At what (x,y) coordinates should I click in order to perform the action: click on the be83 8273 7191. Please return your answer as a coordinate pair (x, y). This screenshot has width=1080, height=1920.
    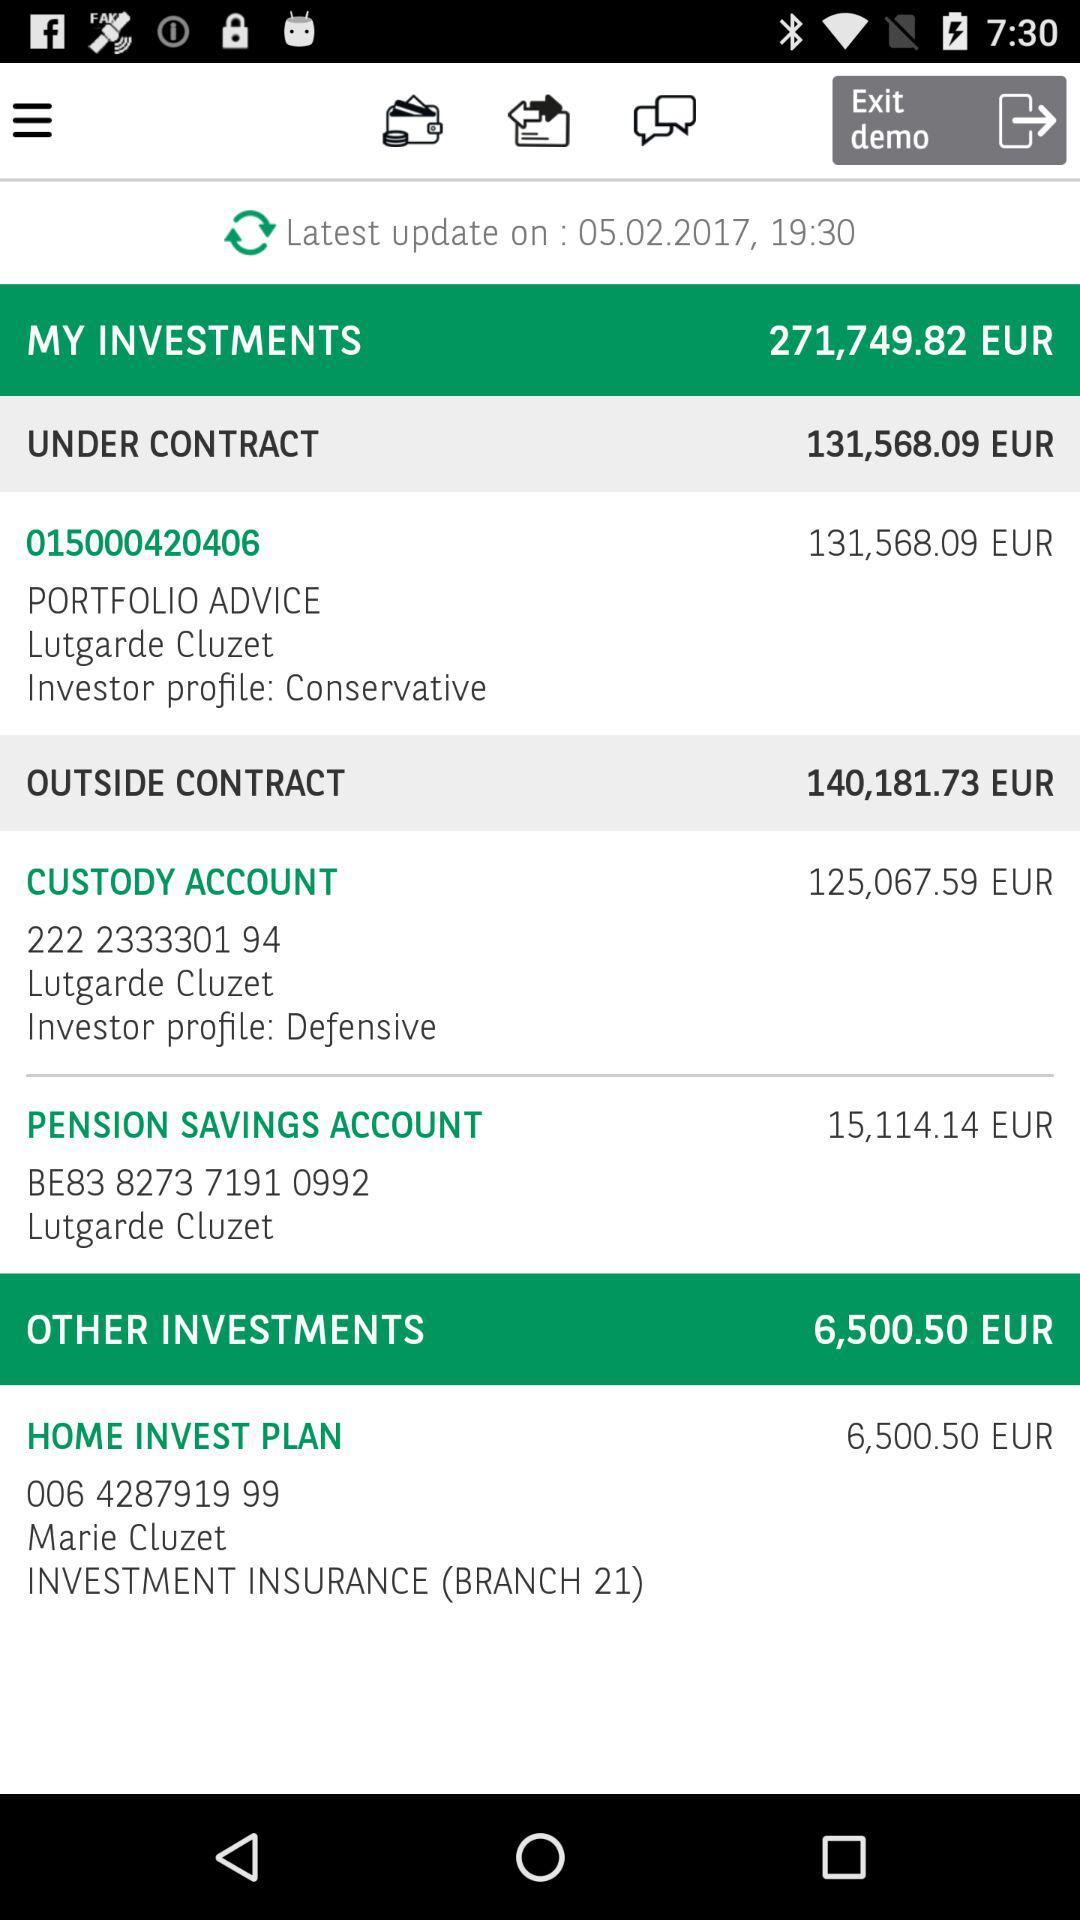
    Looking at the image, I should click on (203, 1182).